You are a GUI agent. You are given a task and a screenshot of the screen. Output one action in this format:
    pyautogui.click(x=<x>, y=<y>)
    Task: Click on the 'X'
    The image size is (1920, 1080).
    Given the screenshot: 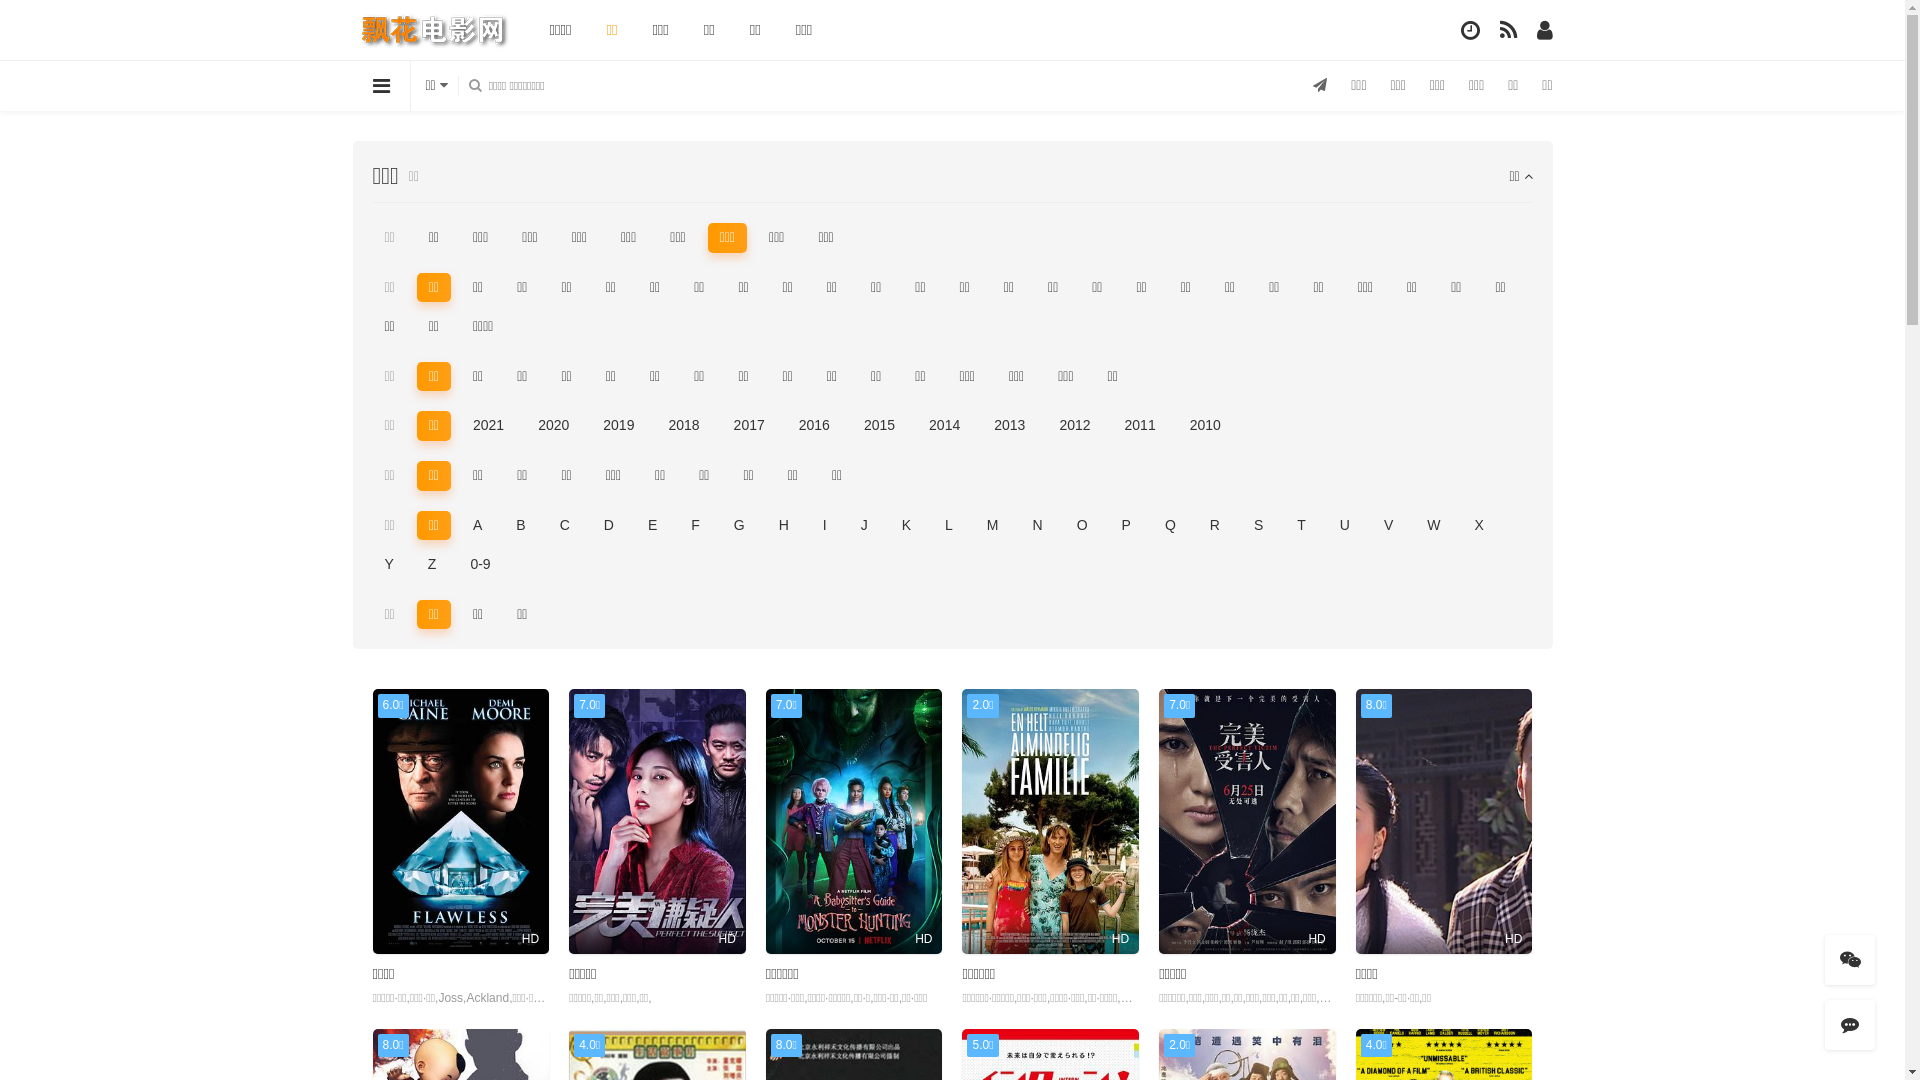 What is the action you would take?
    pyautogui.click(x=1478, y=524)
    